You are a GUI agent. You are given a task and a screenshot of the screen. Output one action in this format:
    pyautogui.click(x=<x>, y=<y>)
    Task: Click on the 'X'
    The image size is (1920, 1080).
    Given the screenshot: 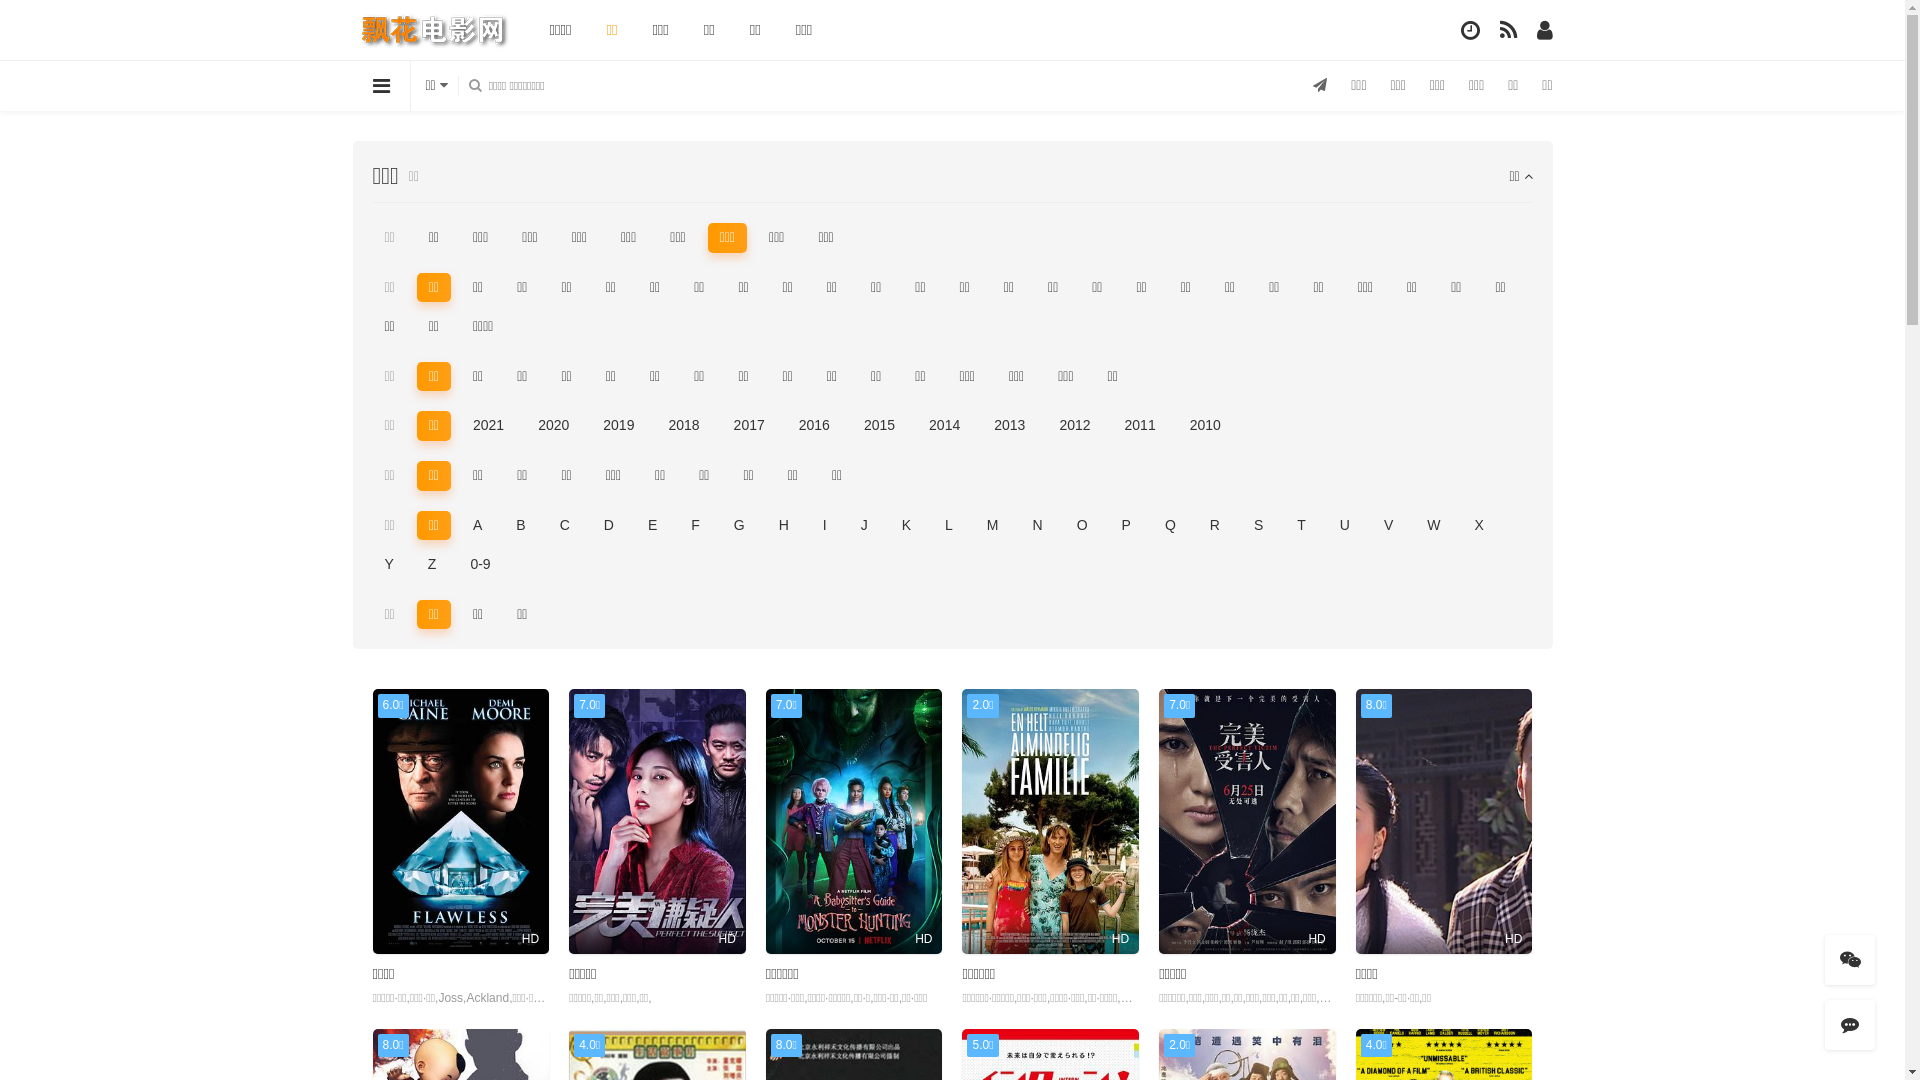 What is the action you would take?
    pyautogui.click(x=1478, y=524)
    